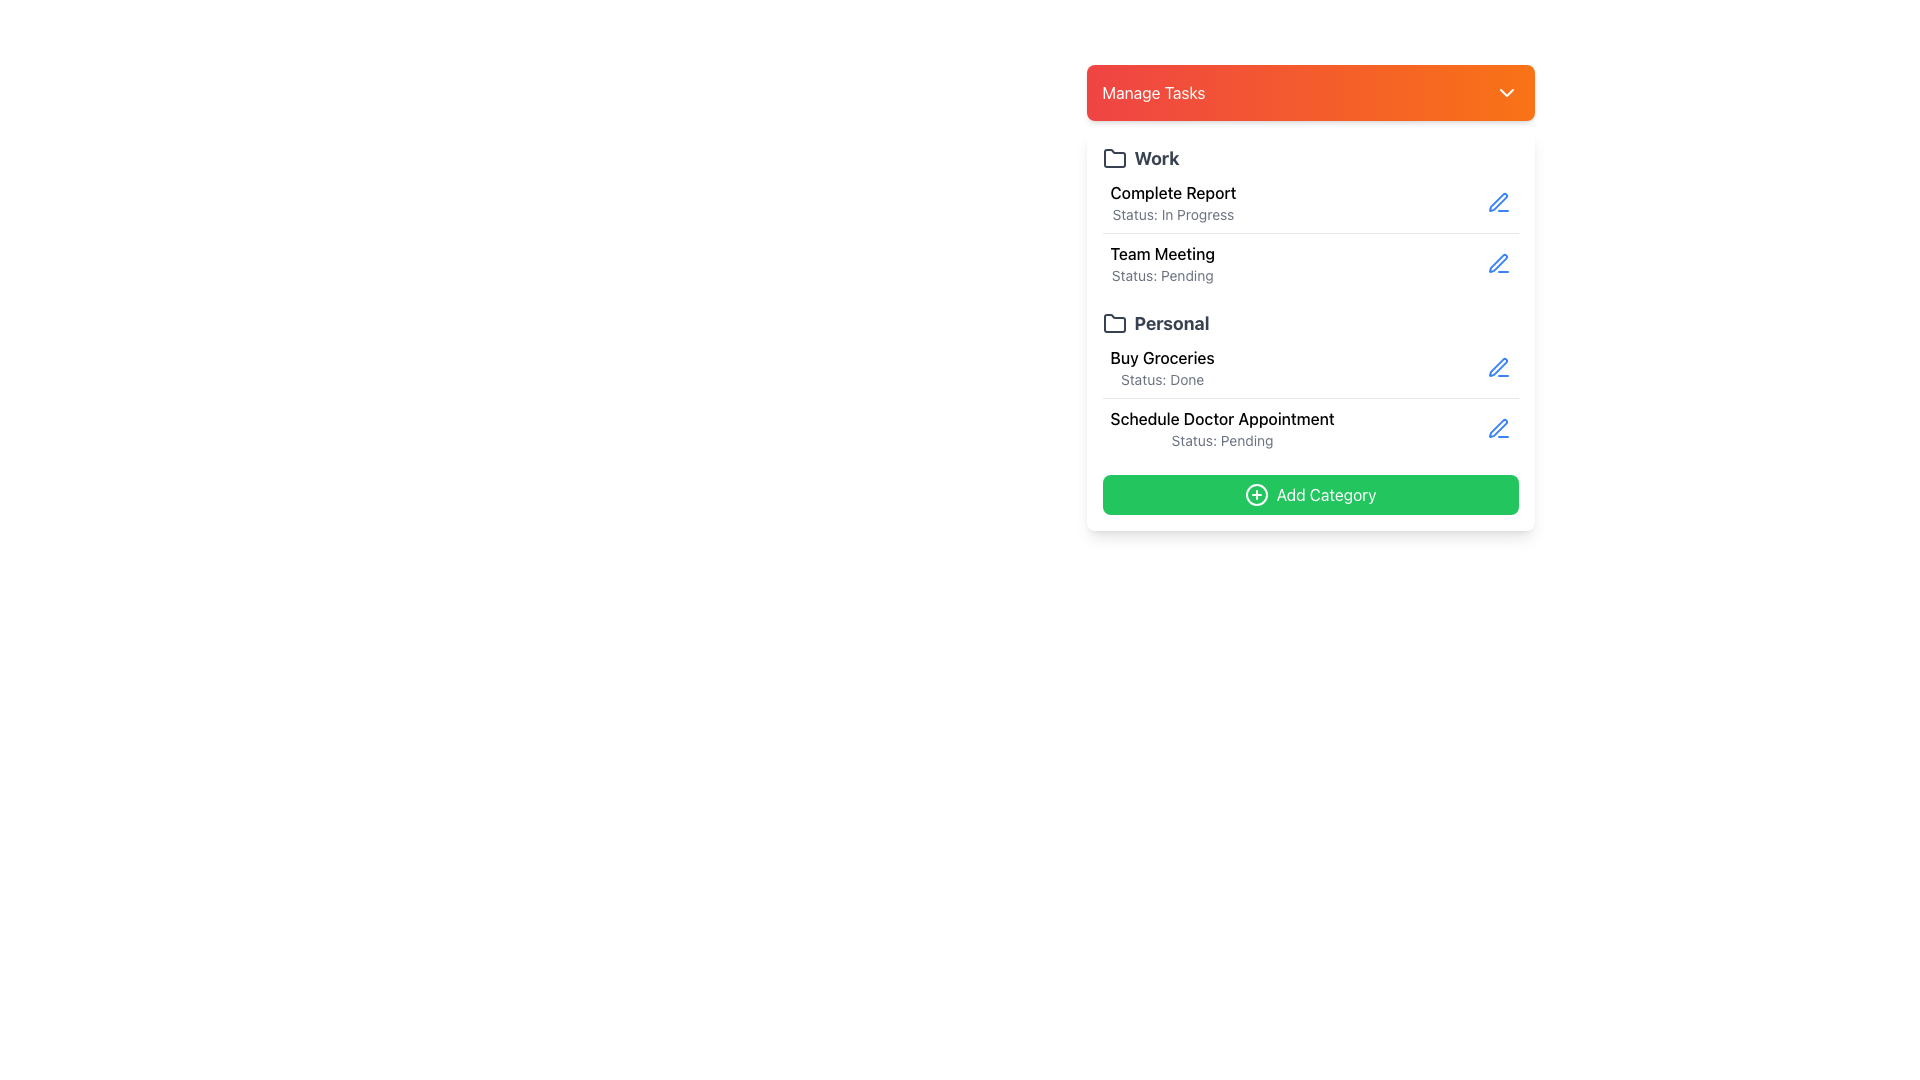 The image size is (1920, 1080). What do you see at coordinates (1310, 494) in the screenshot?
I see `the actionable button to add a new category to the task list, located at the bottom section of the task management panel` at bounding box center [1310, 494].